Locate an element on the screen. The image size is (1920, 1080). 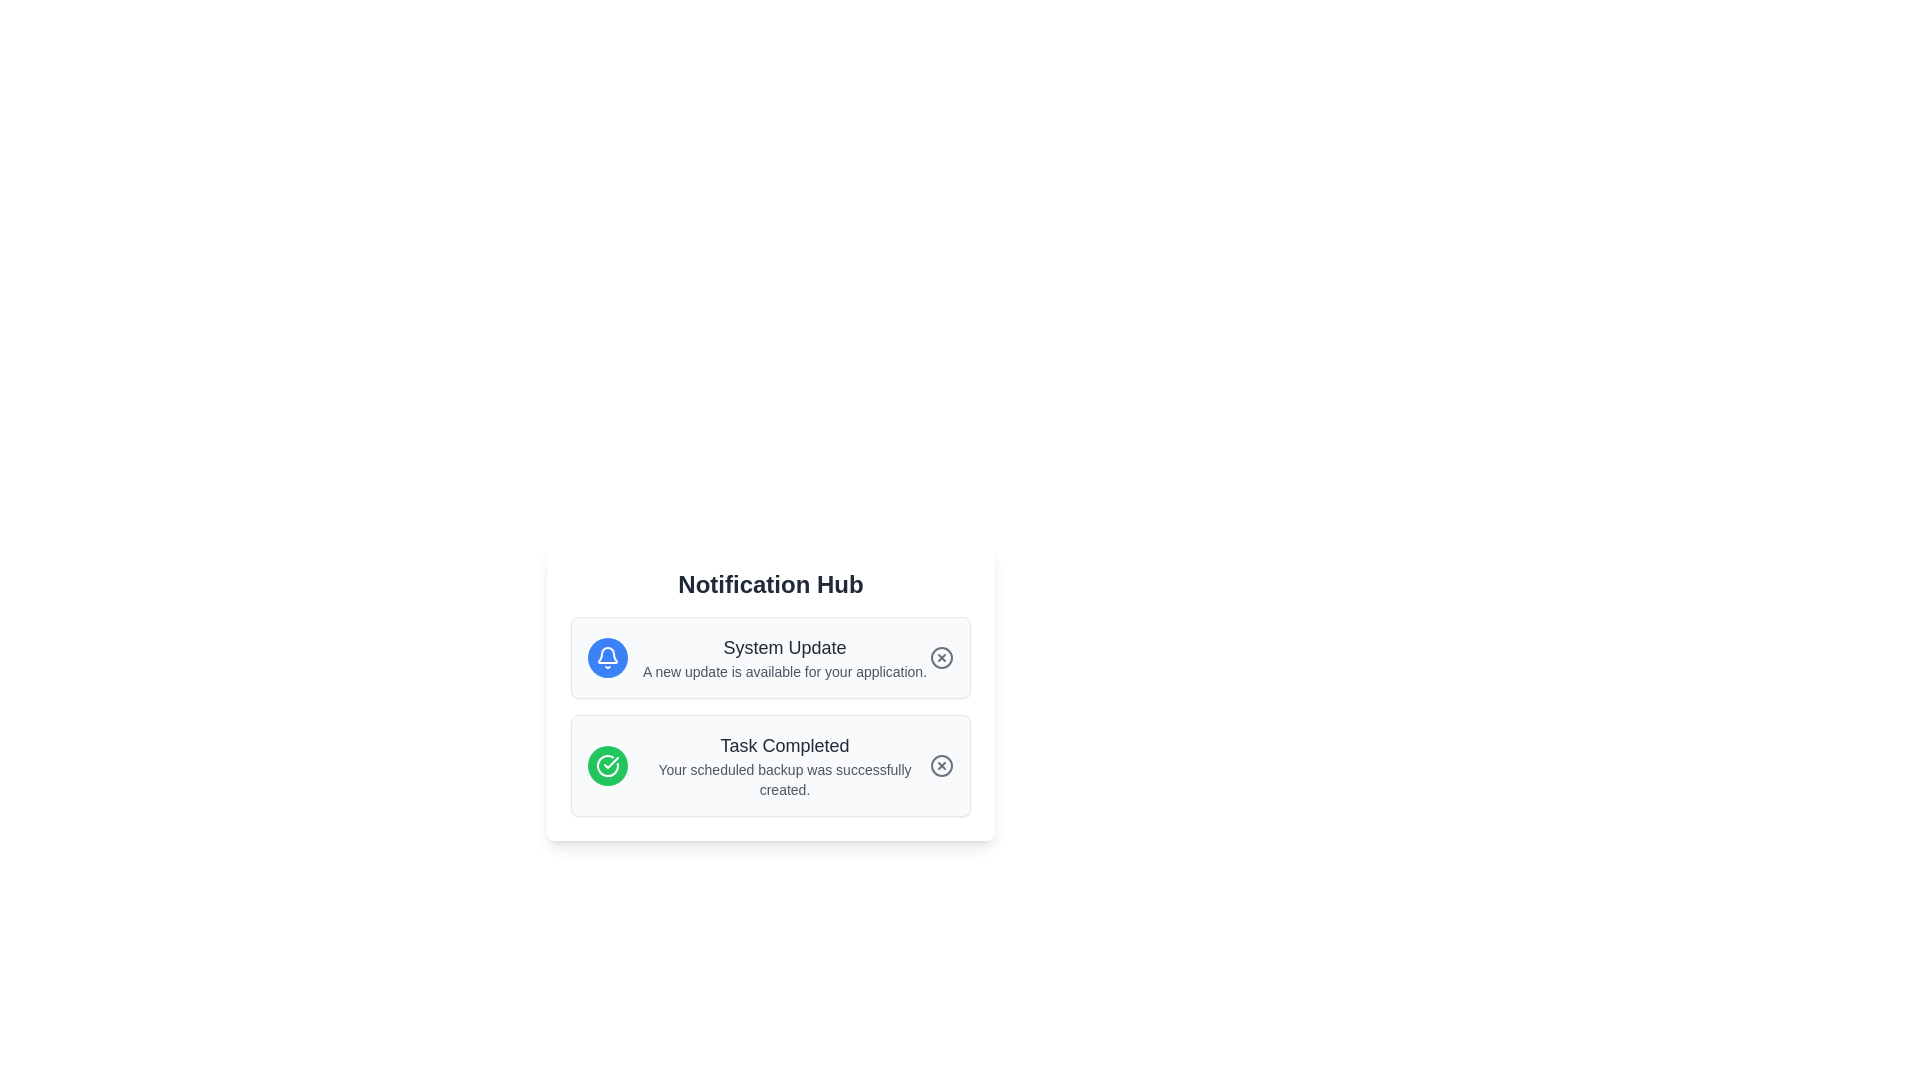
the small circular button with a cross inside, styled with a gray outline, located at the top-right corner of the 'Task Completed' message card is located at coordinates (940, 765).